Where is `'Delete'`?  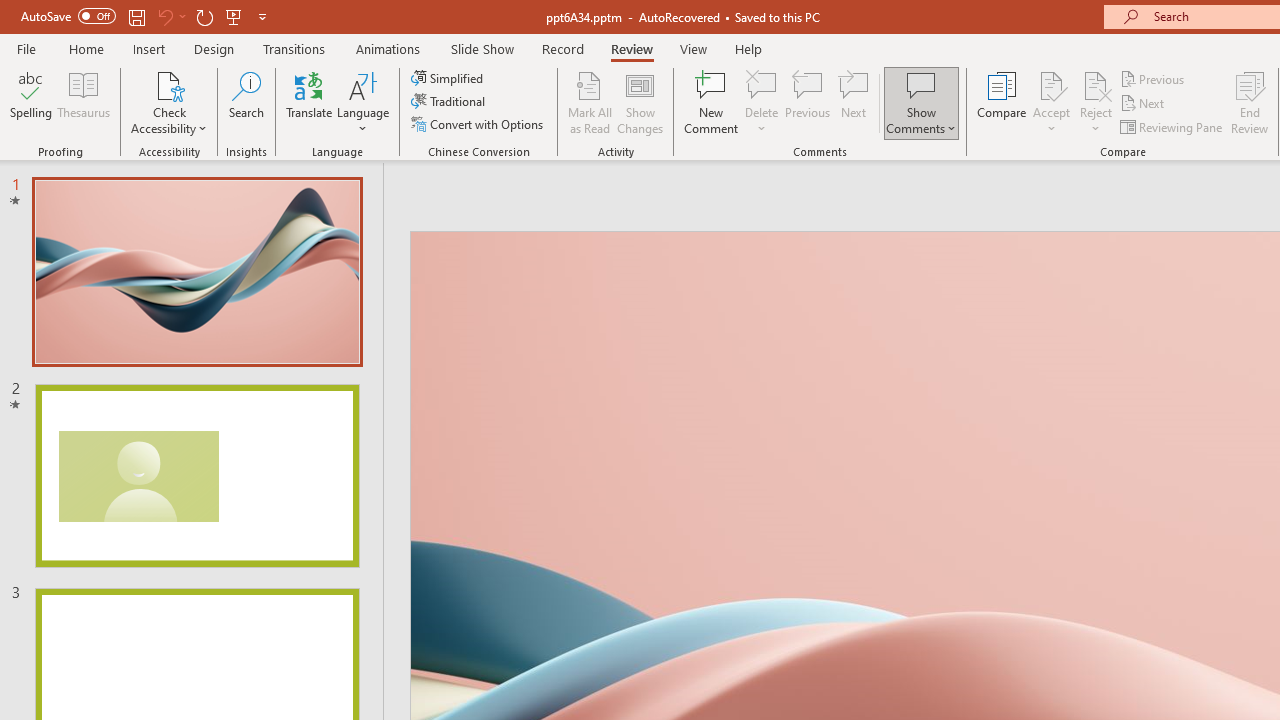 'Delete' is located at coordinates (761, 84).